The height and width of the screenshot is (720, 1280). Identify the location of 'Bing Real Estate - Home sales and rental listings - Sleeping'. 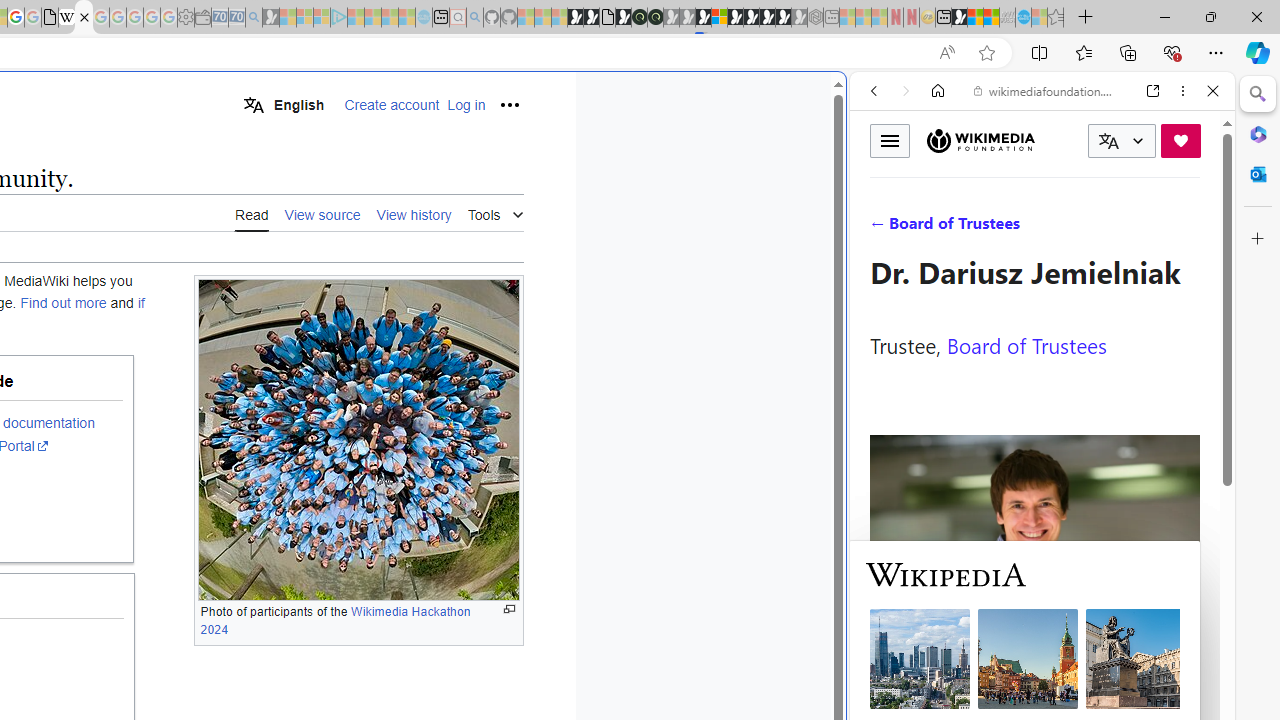
(253, 17).